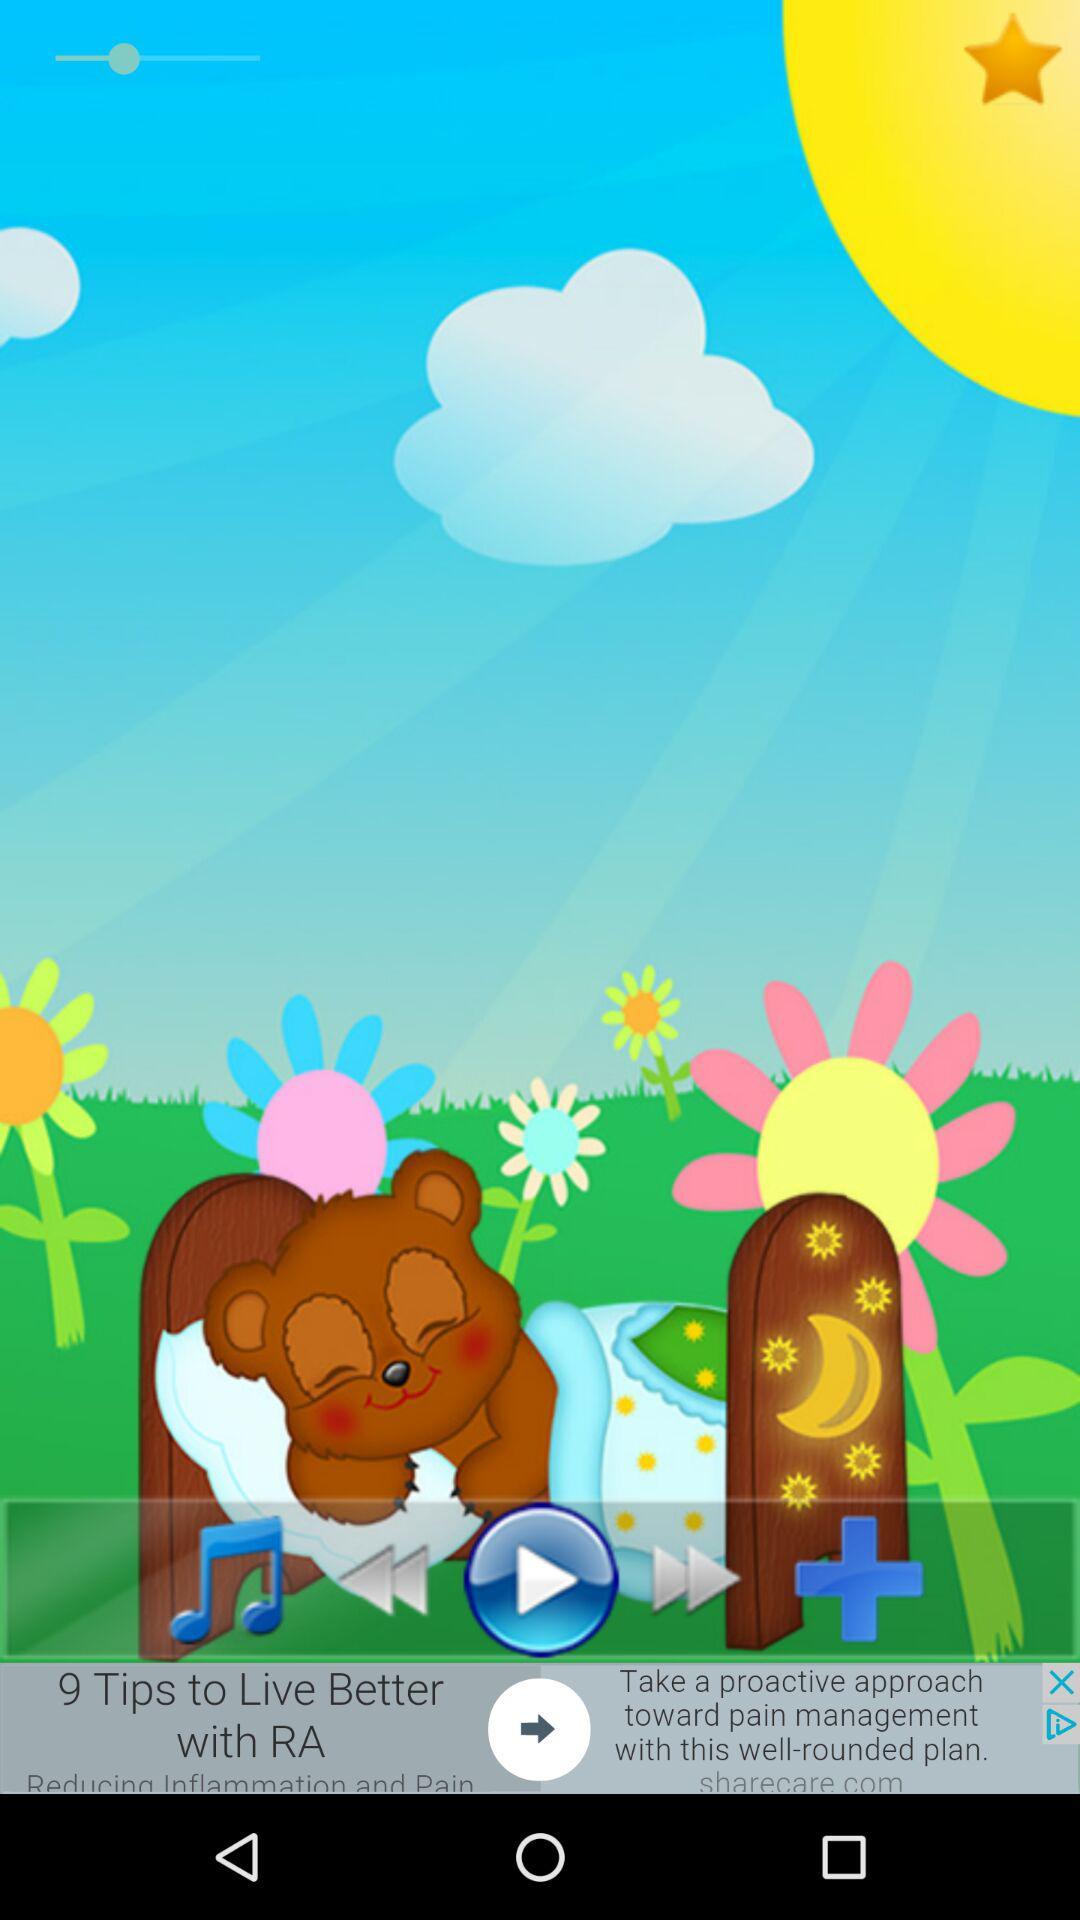 The width and height of the screenshot is (1080, 1920). What do you see at coordinates (874, 1577) in the screenshot?
I see `the add icon` at bounding box center [874, 1577].